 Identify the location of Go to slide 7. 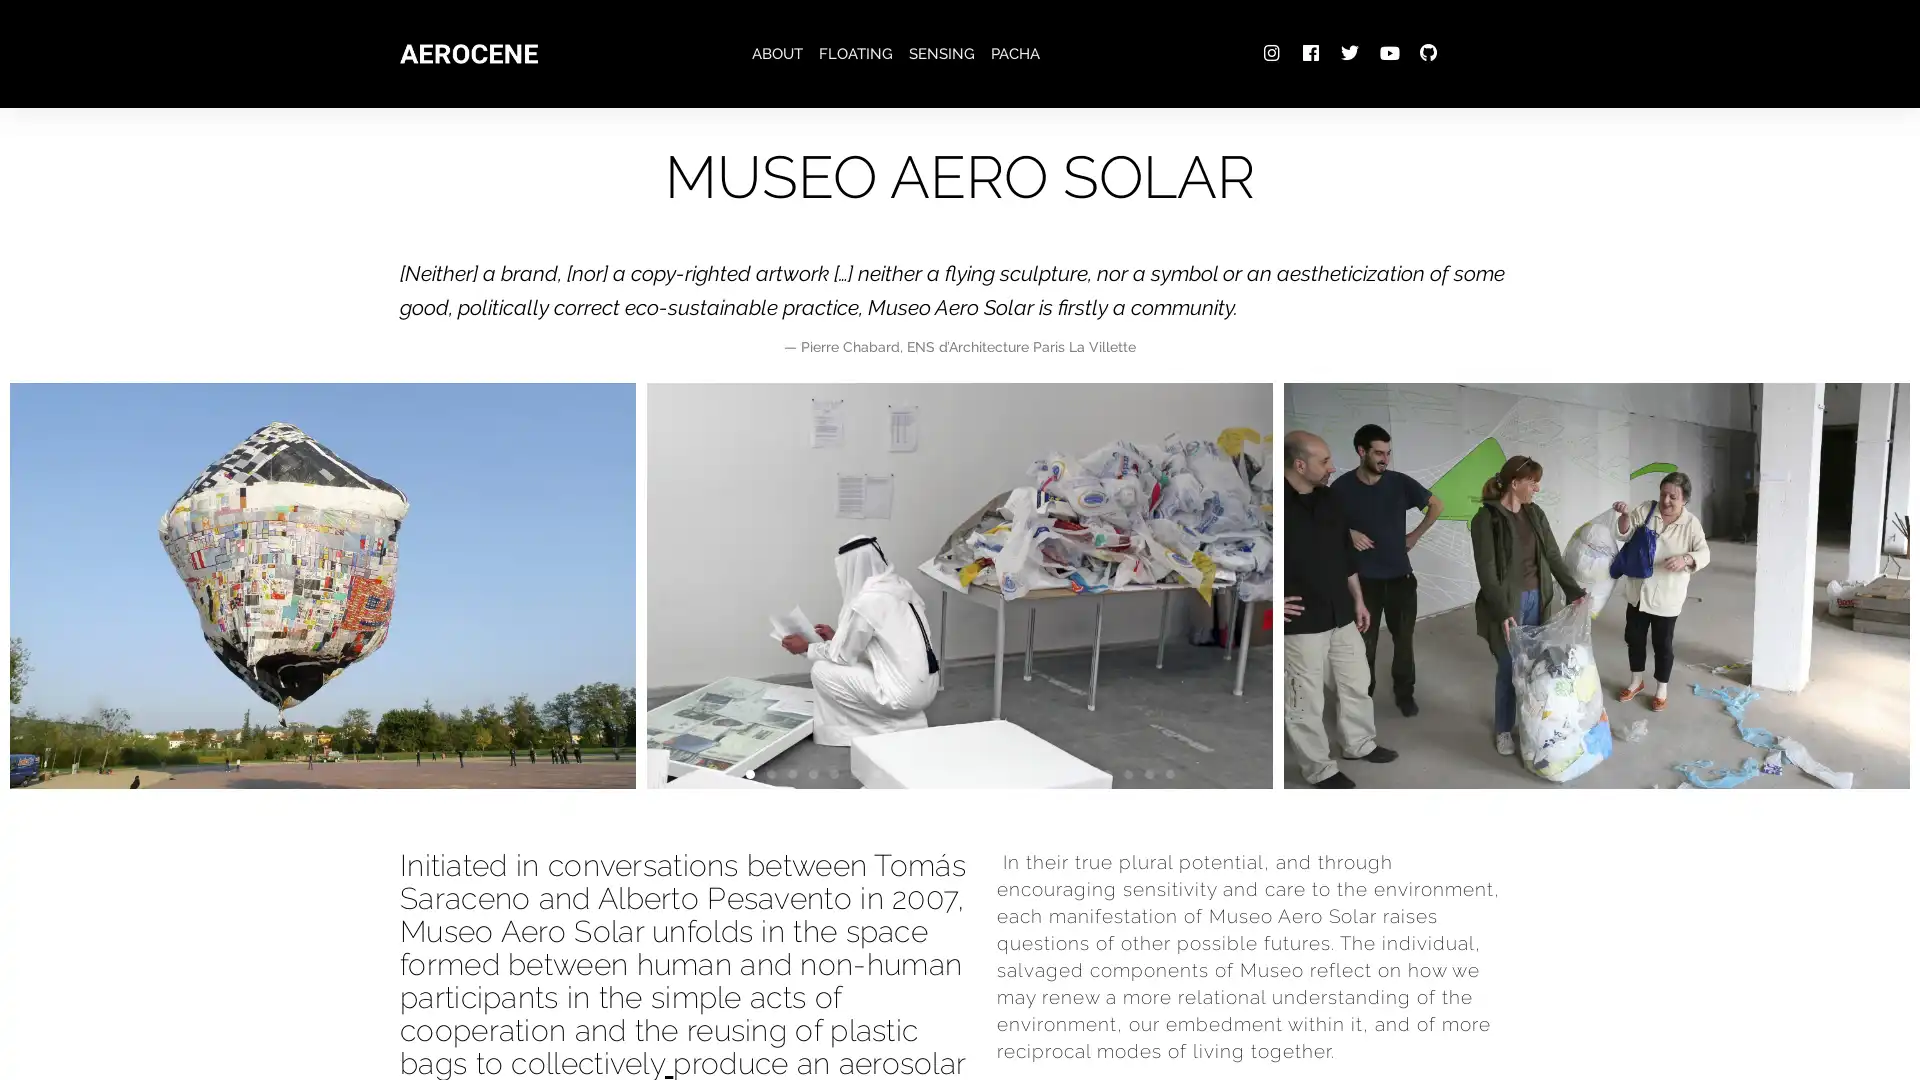
(875, 773).